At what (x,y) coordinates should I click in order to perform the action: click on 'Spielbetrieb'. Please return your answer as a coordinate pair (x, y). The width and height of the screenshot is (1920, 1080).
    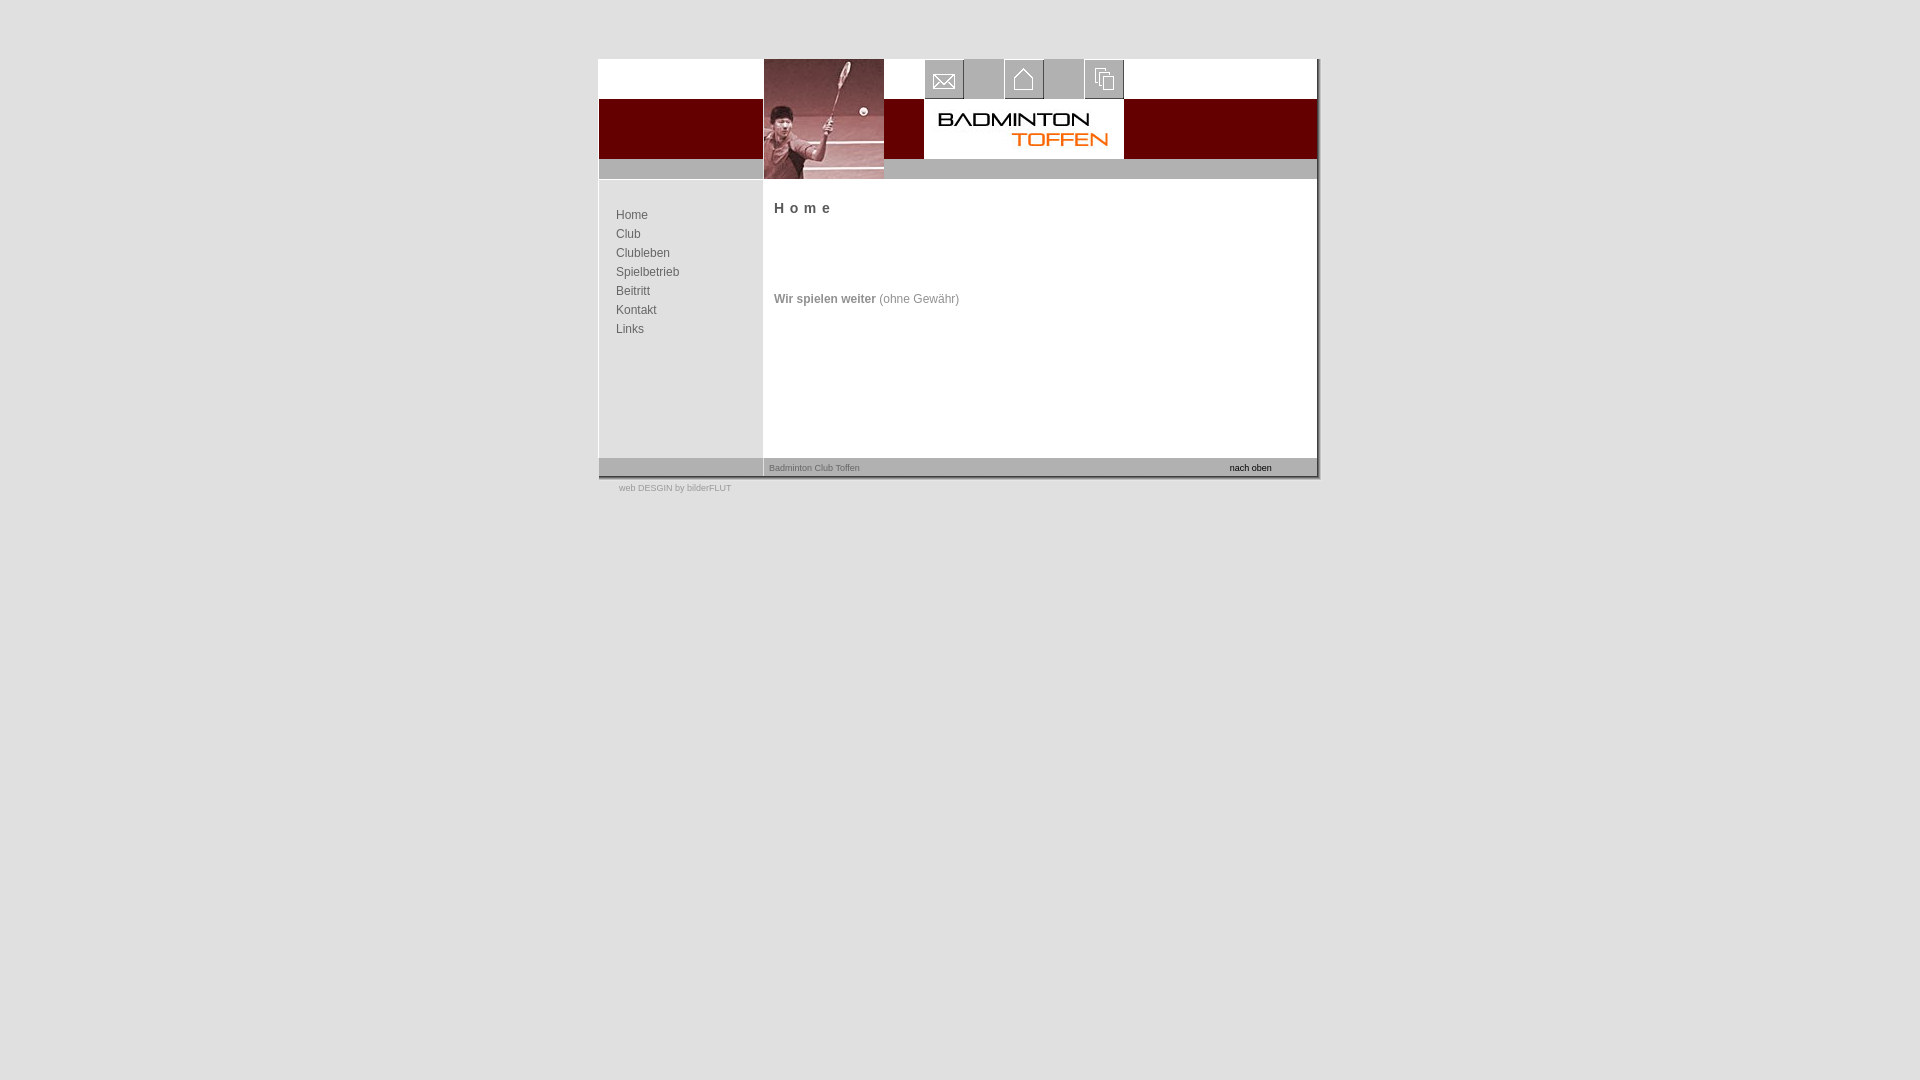
    Looking at the image, I should click on (681, 271).